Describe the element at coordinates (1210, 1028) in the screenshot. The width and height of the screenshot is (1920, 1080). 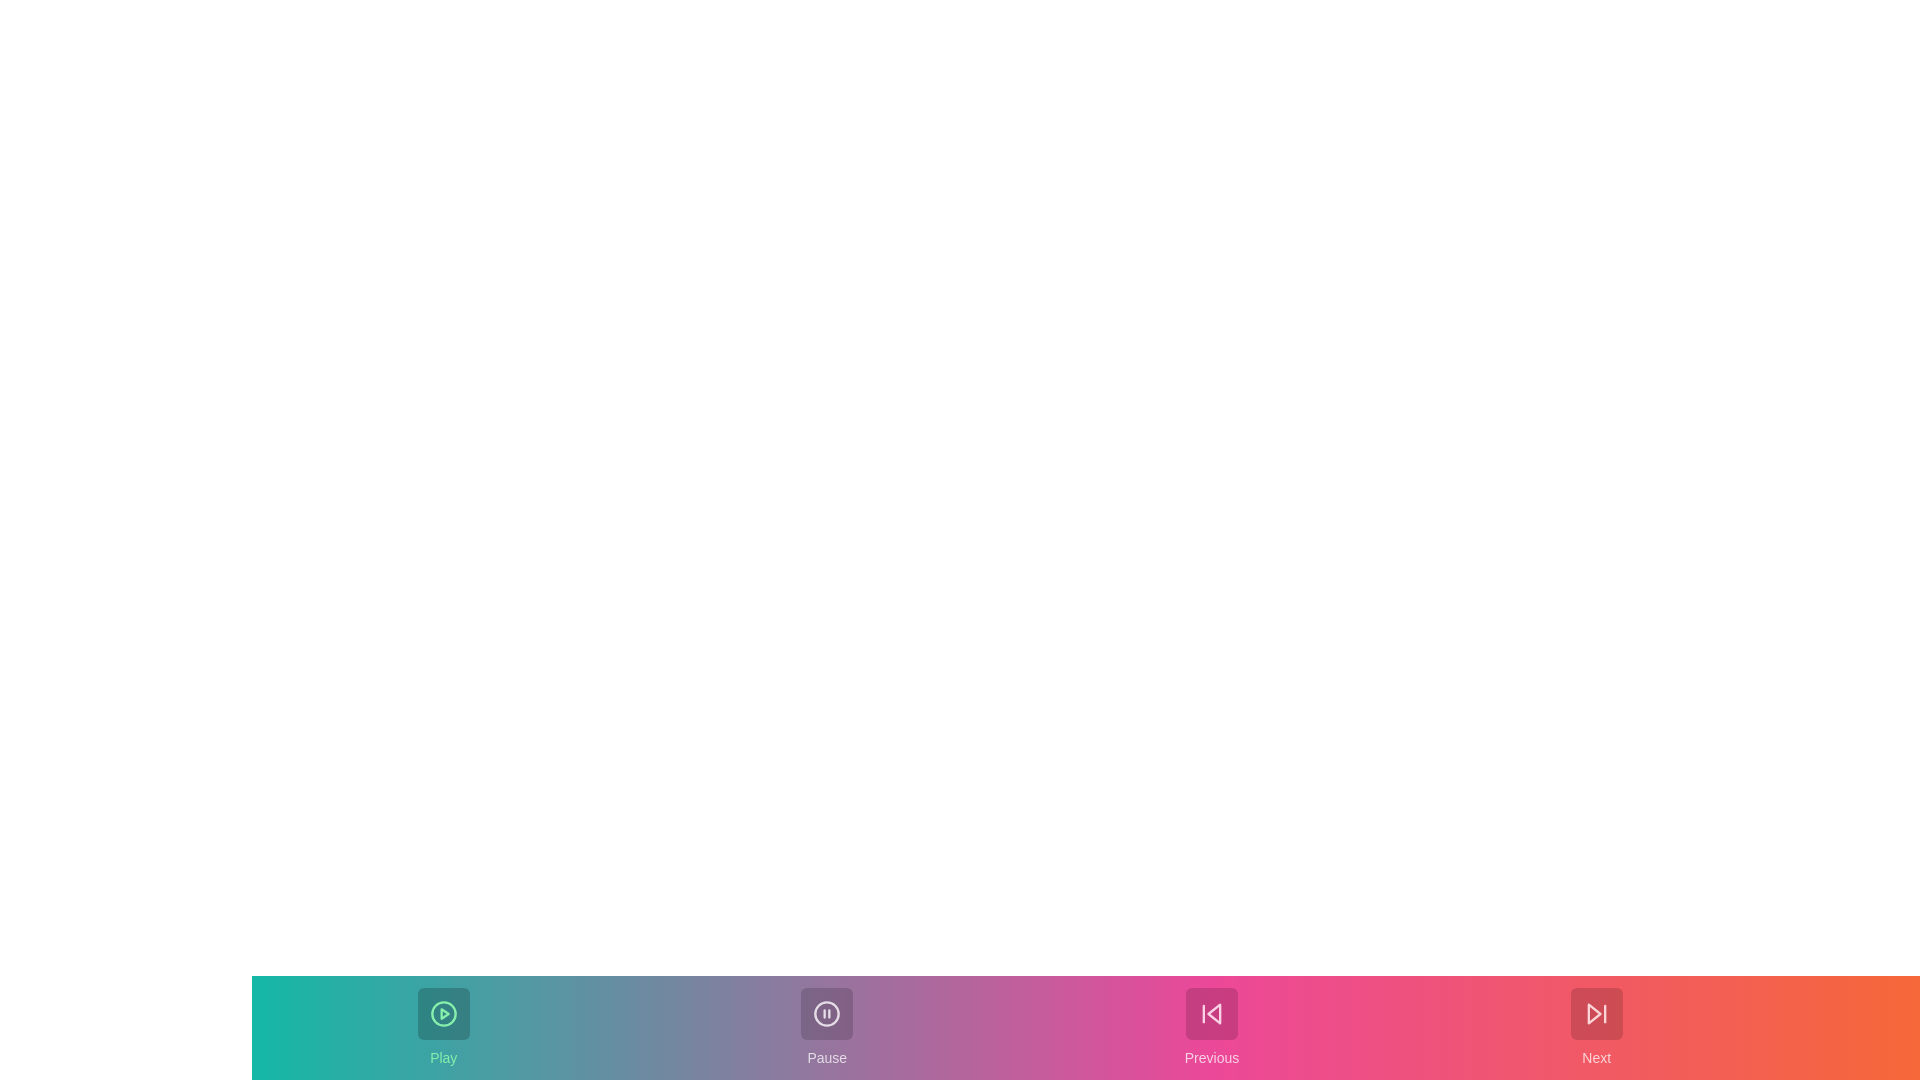
I see `the 'Previous' button to go to the previous track` at that location.